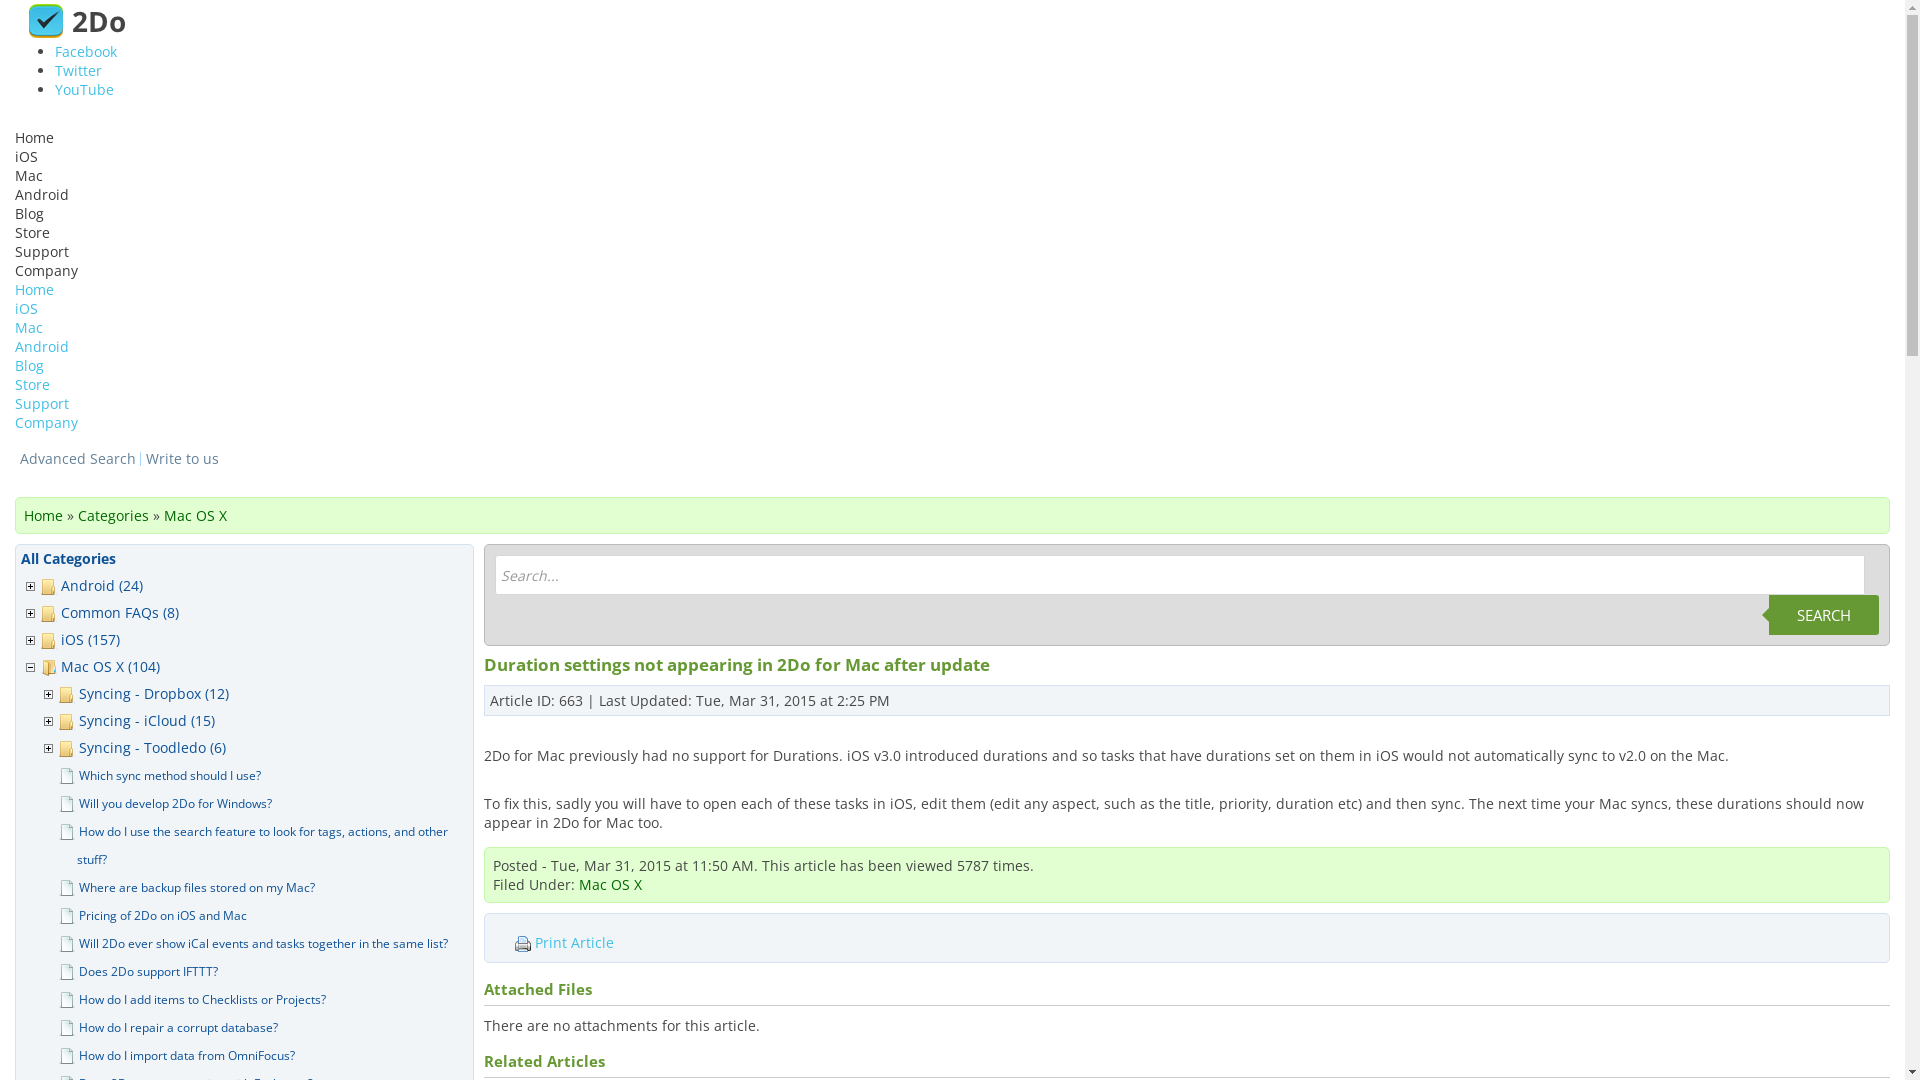  I want to click on '2Do', so click(73, 19).